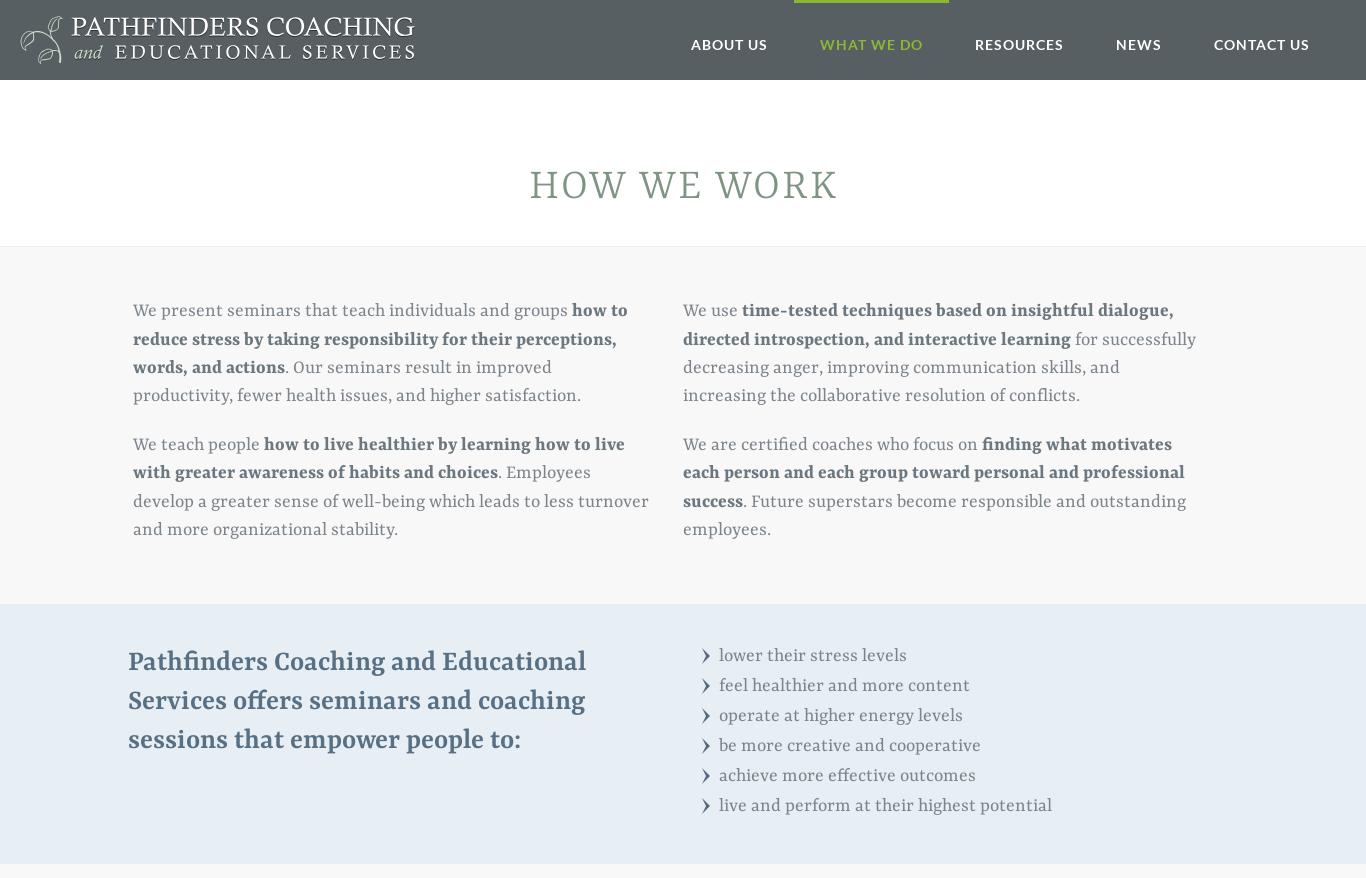  I want to click on '. Future superstars become responsible and outstanding employees.', so click(934, 515).